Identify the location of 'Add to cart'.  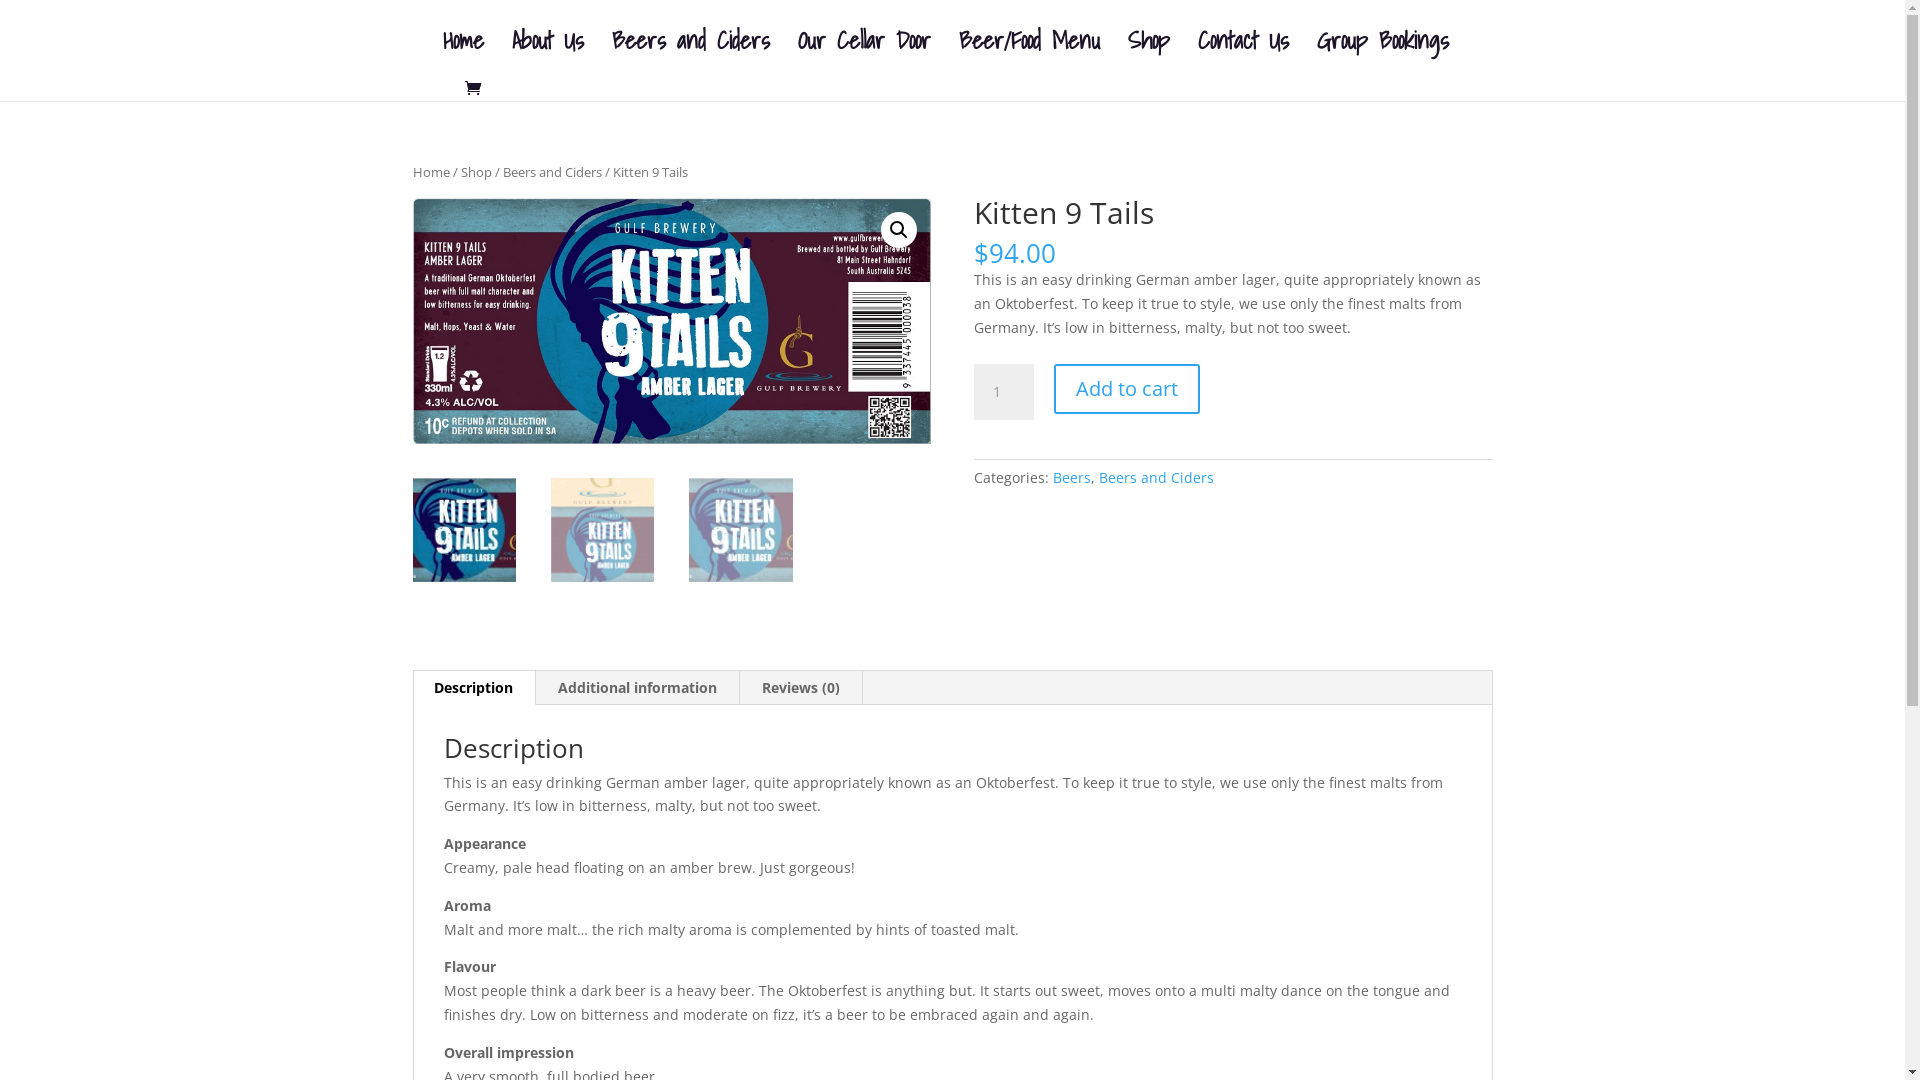
(1127, 389).